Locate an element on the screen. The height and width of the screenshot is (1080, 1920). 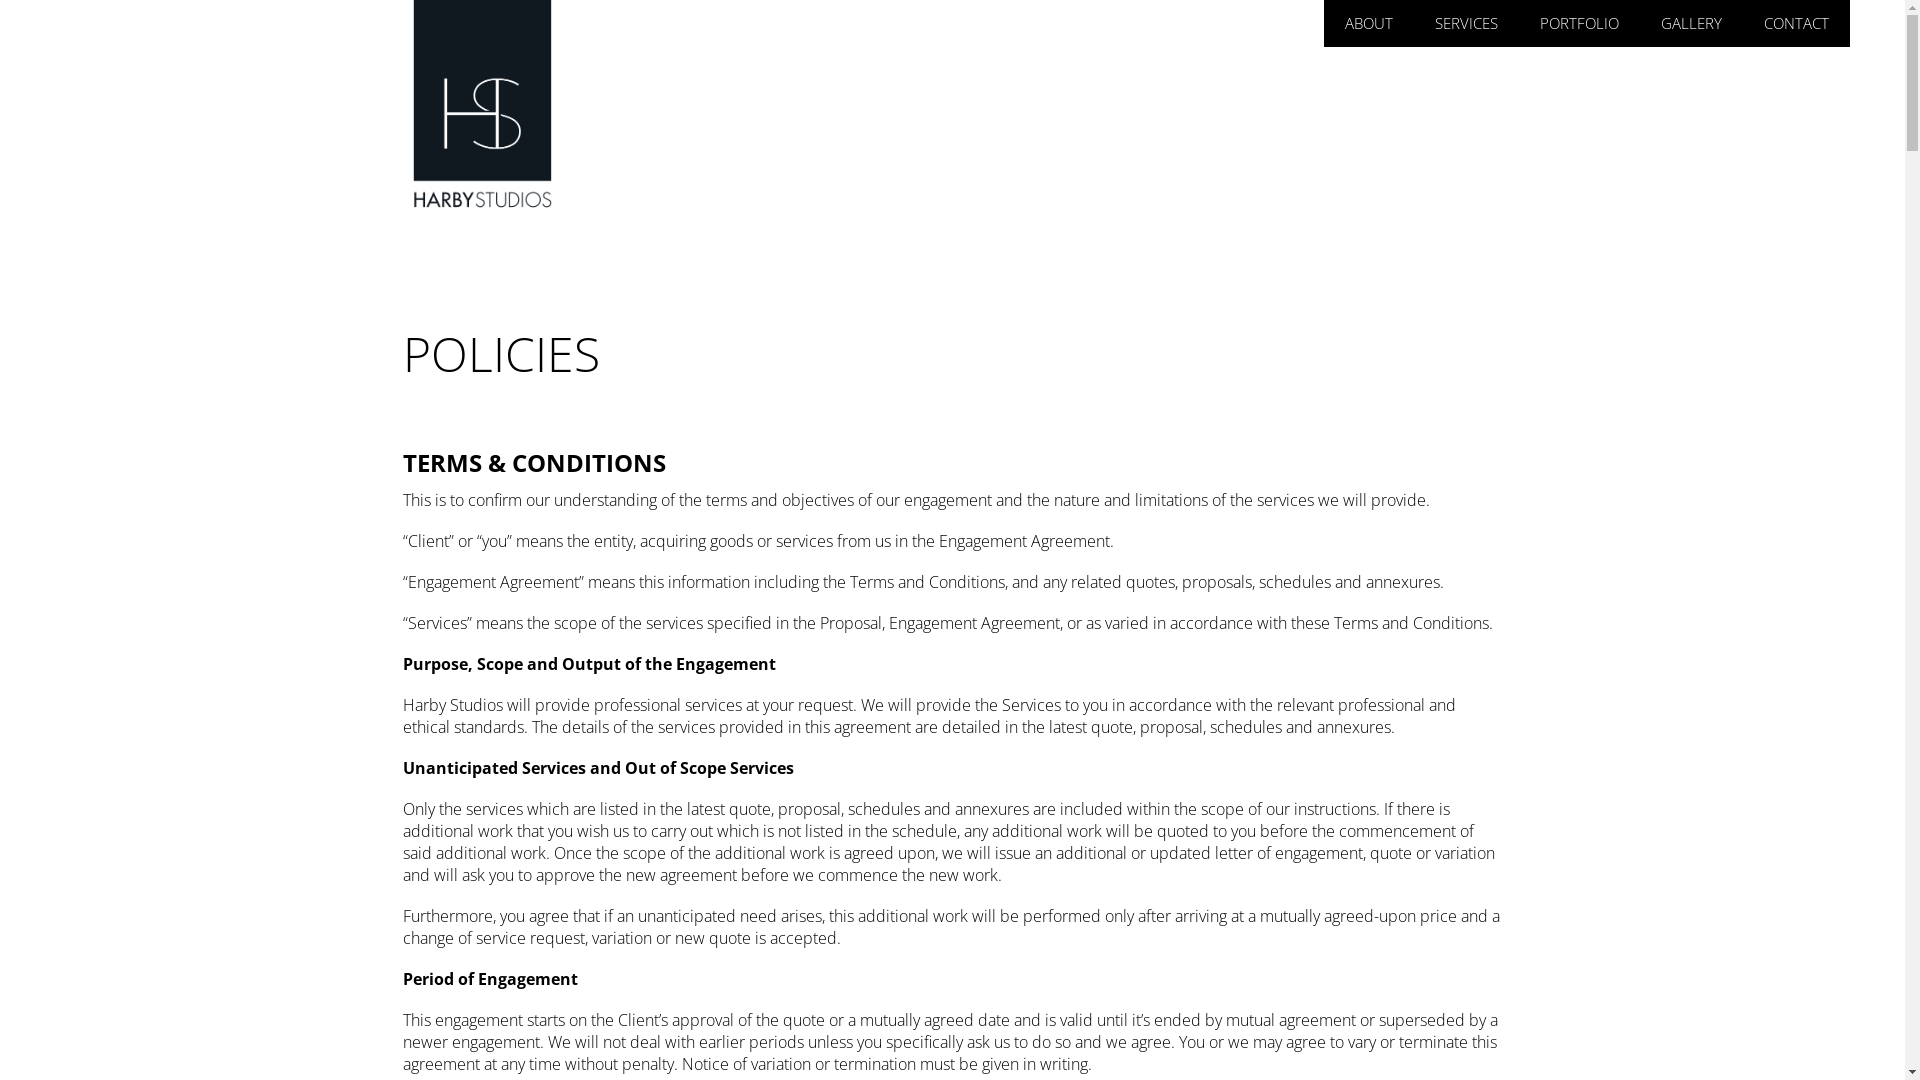
'SERVICES' is located at coordinates (1466, 23).